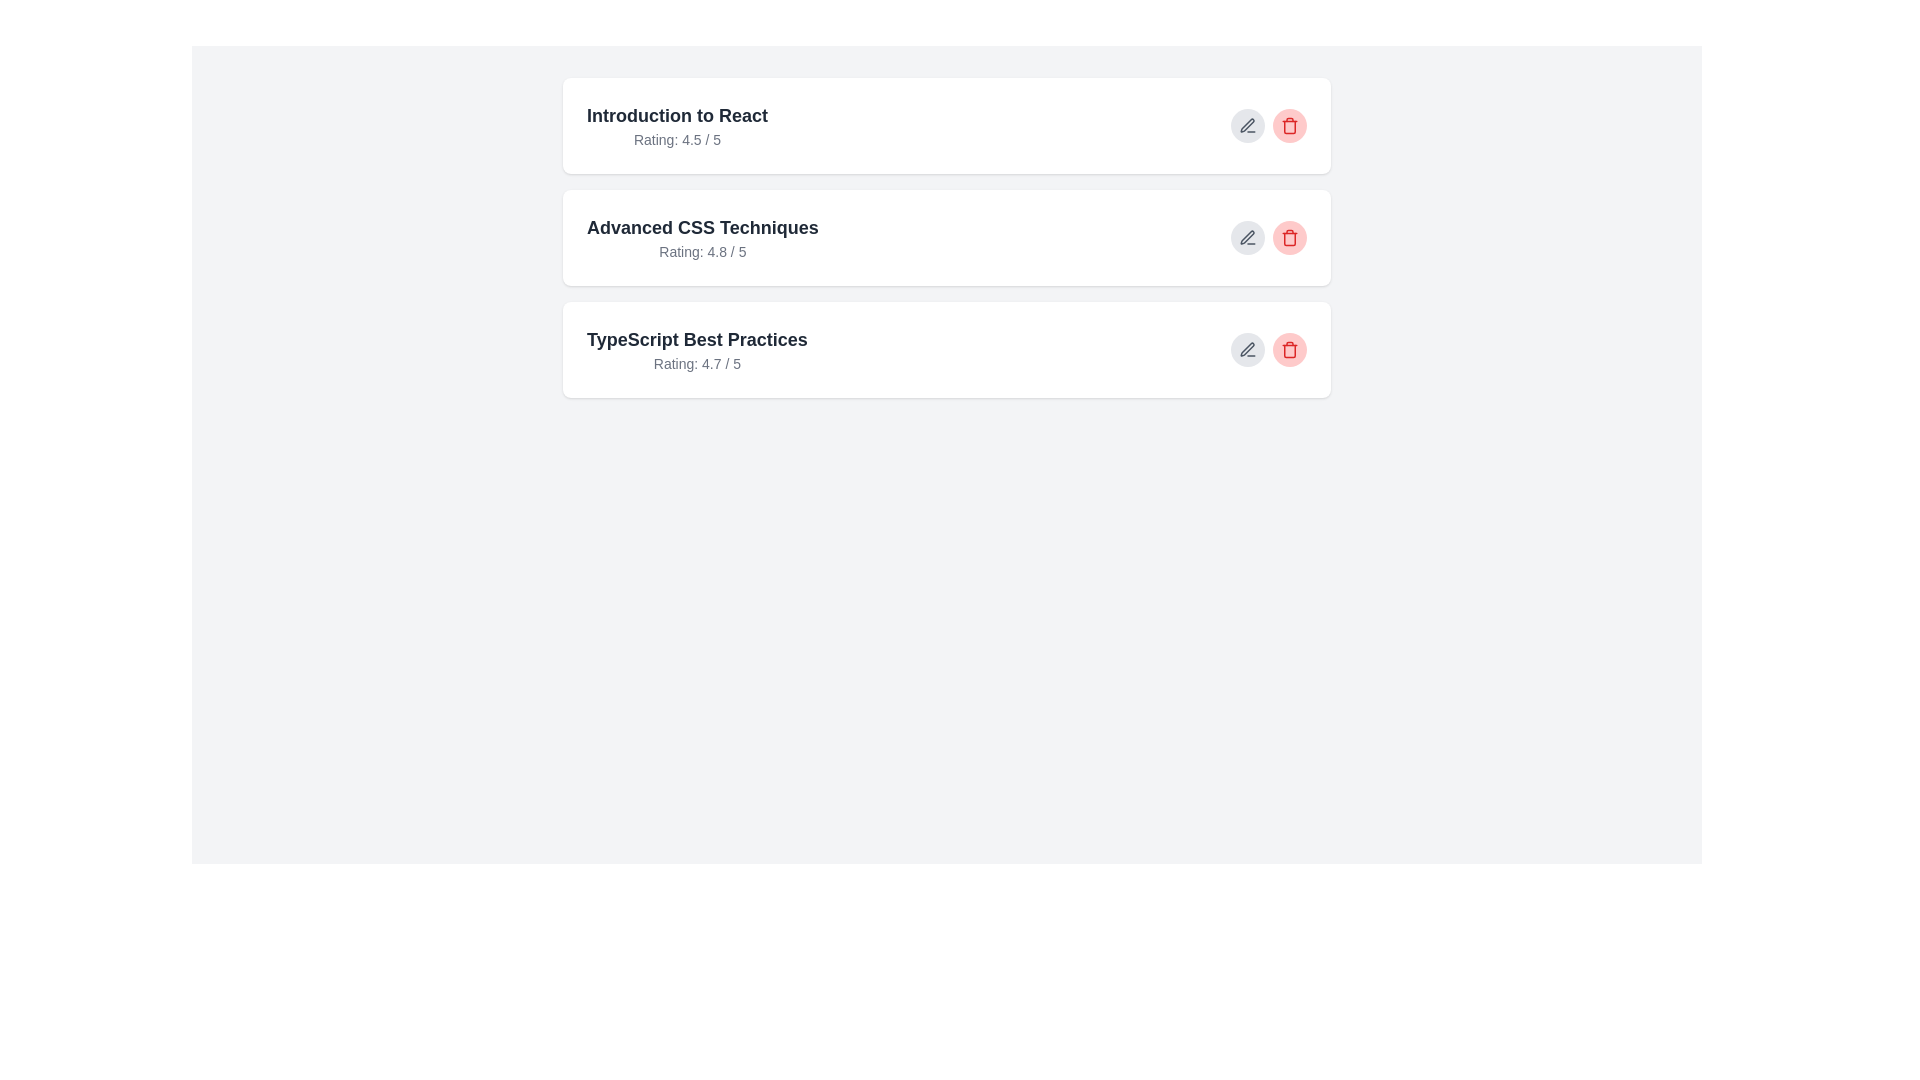 The image size is (1920, 1080). Describe the element at coordinates (1247, 126) in the screenshot. I see `the circular button with a gray background and a pen icon to initiate editing for 'Introduction to React'` at that location.